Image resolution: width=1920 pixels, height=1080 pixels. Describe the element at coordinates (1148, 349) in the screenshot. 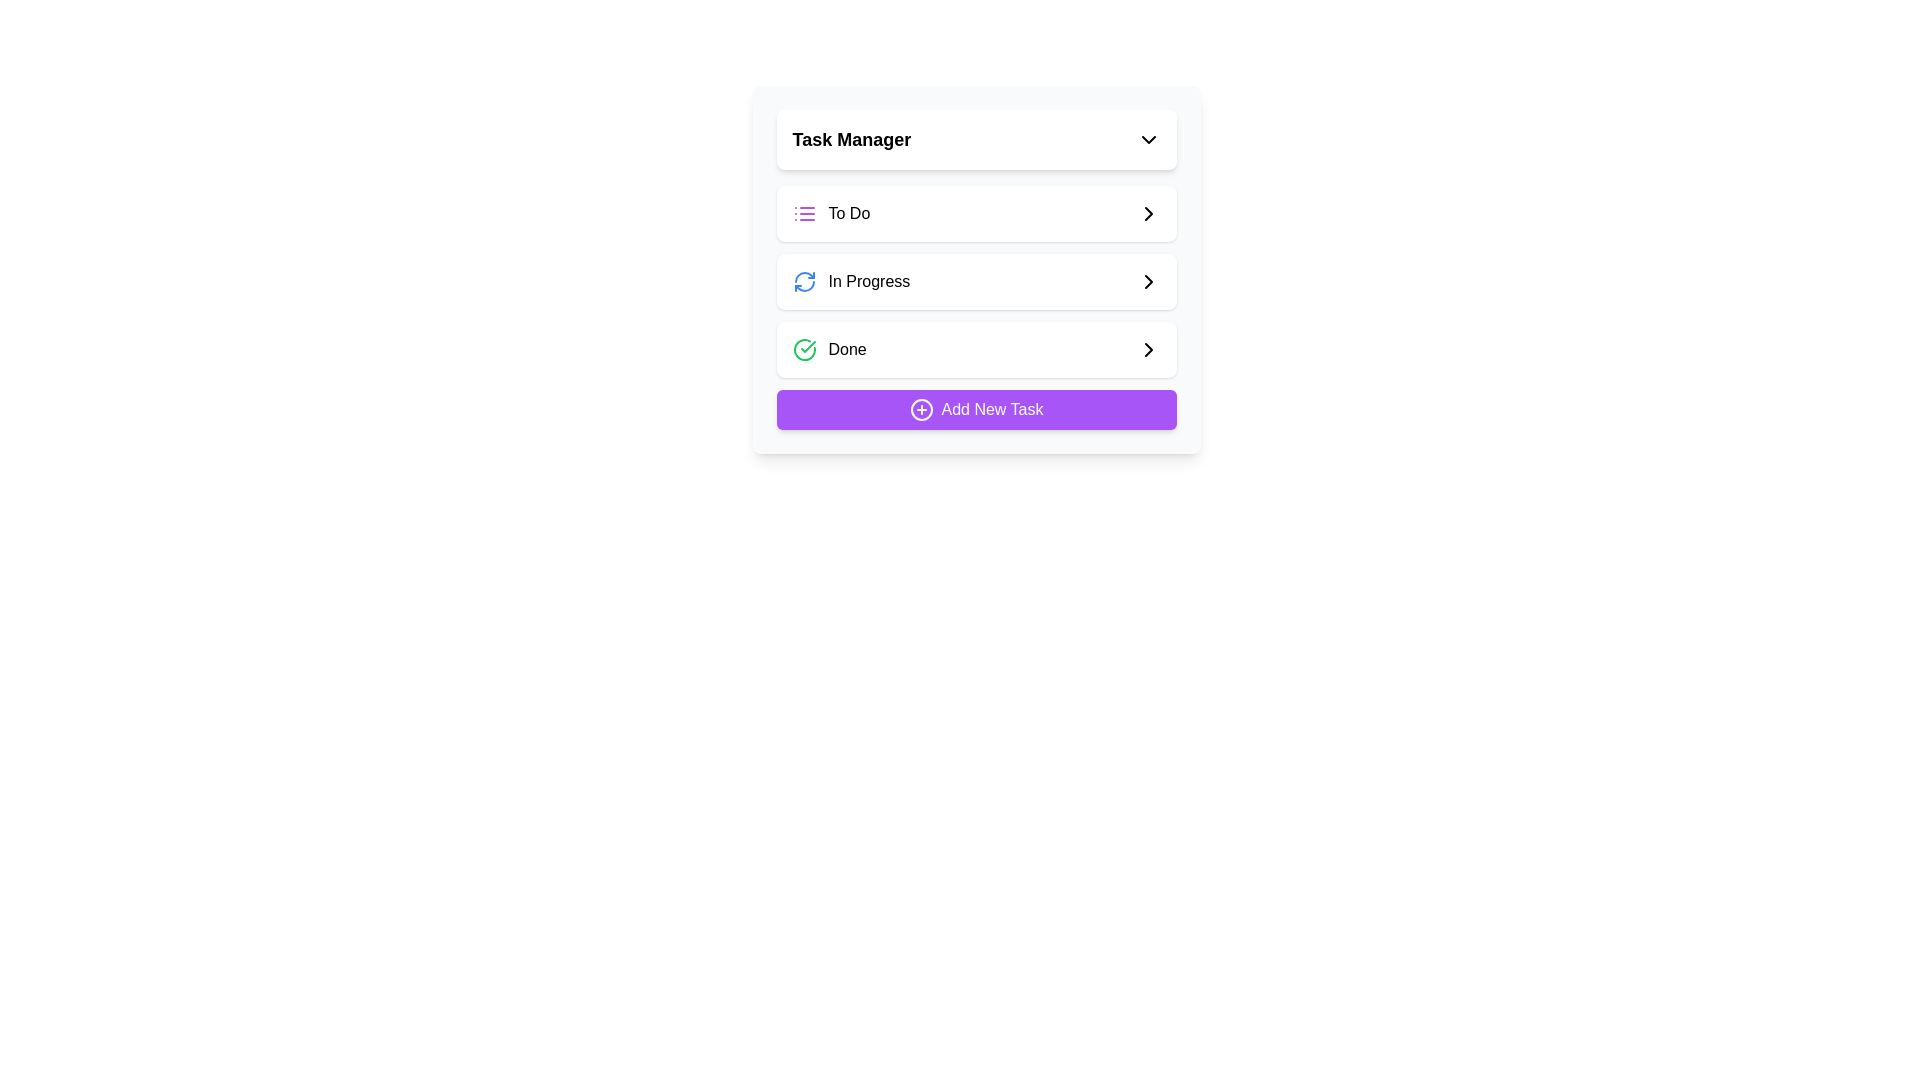

I see `the Chevron icon located to the far right of the 'Done' label in the third row of the vertical list` at that location.